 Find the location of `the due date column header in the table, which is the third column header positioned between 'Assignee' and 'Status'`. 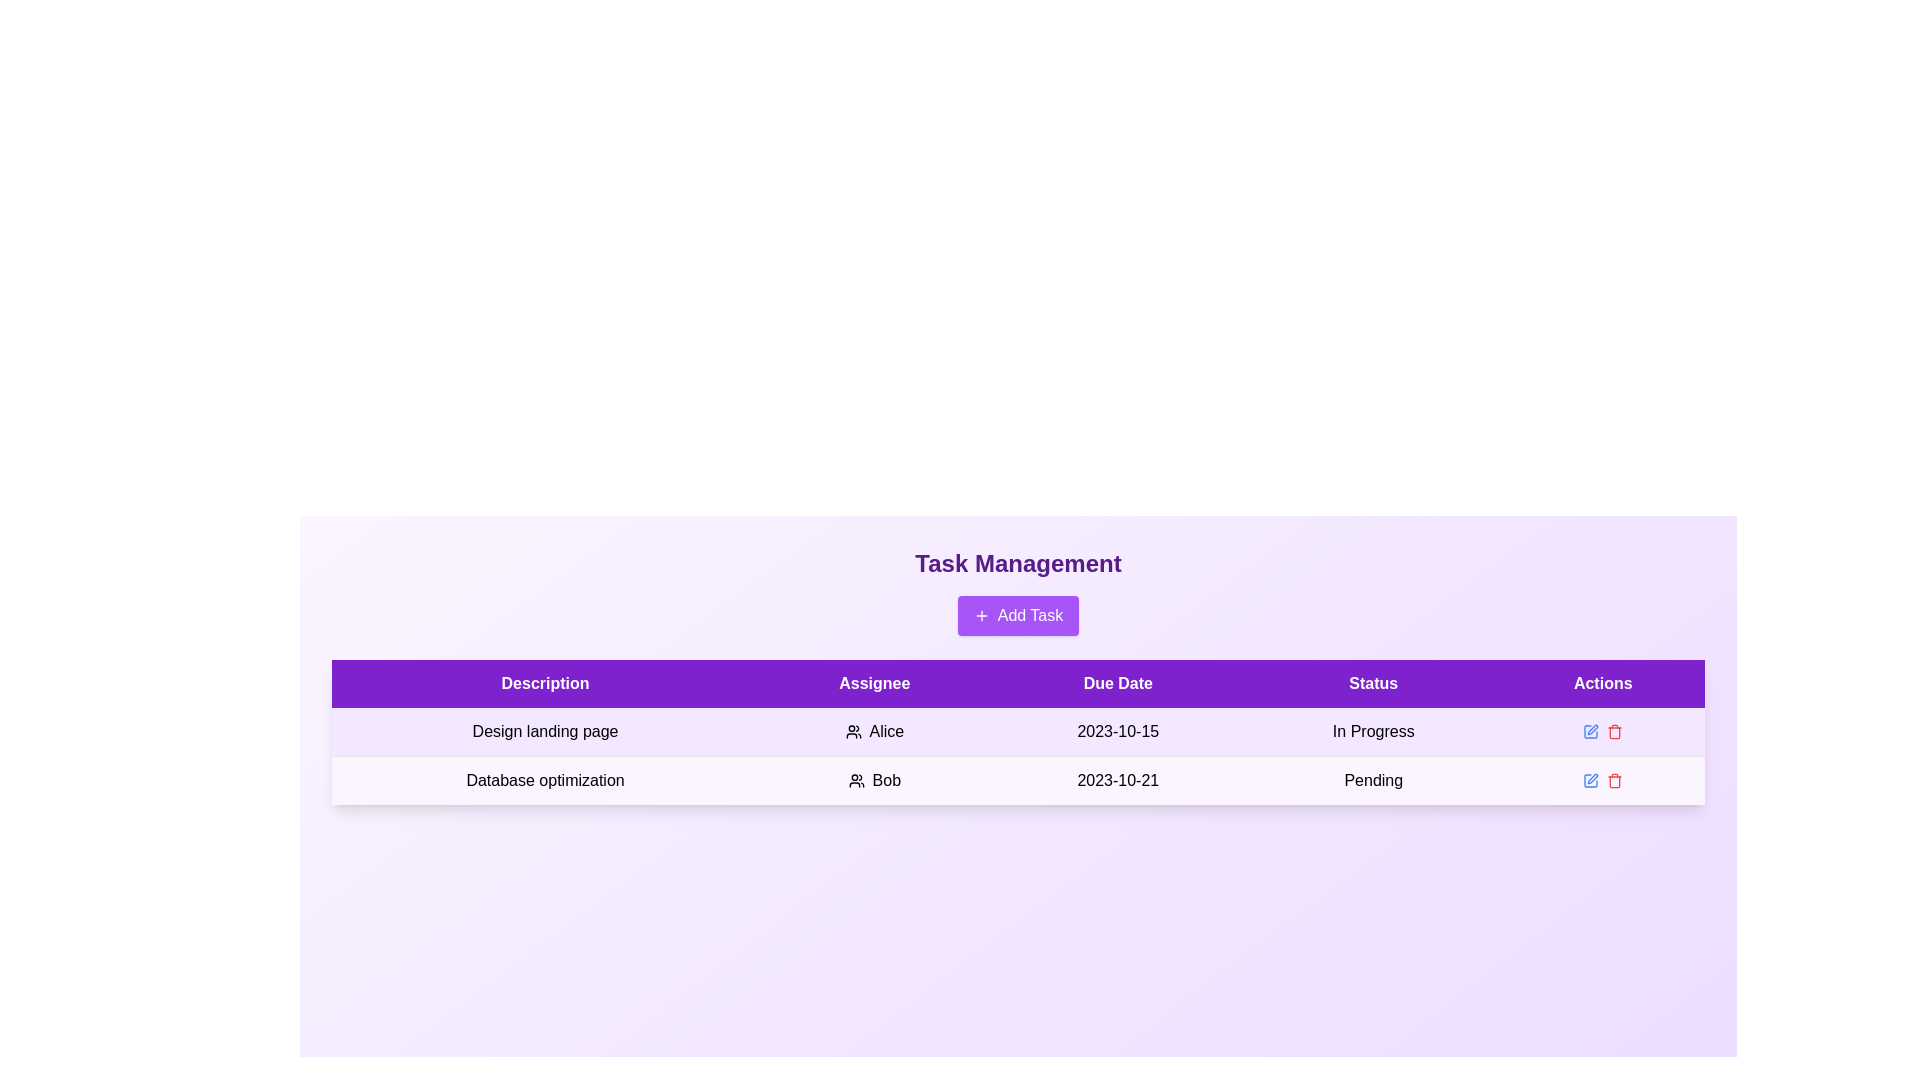

the due date column header in the table, which is the third column header positioned between 'Assignee' and 'Status' is located at coordinates (1117, 682).